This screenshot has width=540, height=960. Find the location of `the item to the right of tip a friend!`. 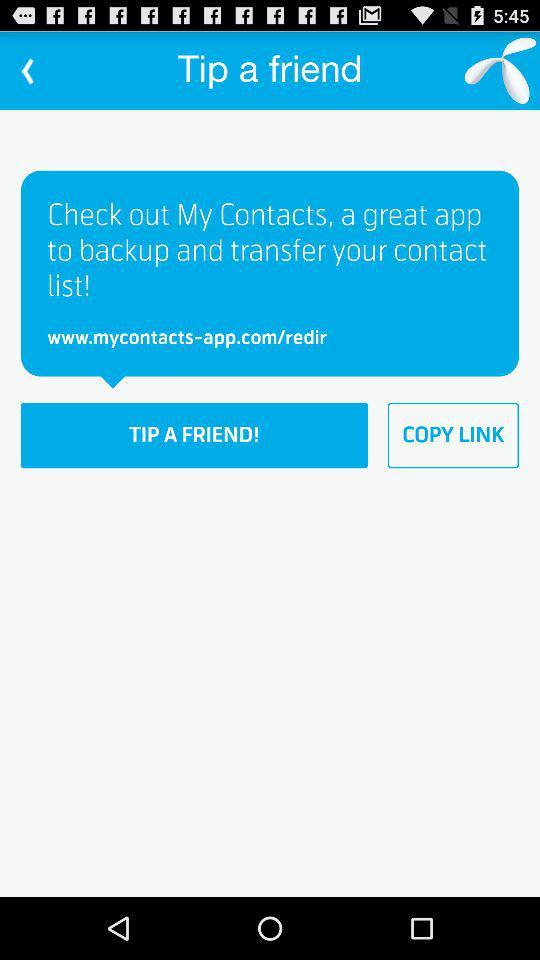

the item to the right of tip a friend! is located at coordinates (453, 435).